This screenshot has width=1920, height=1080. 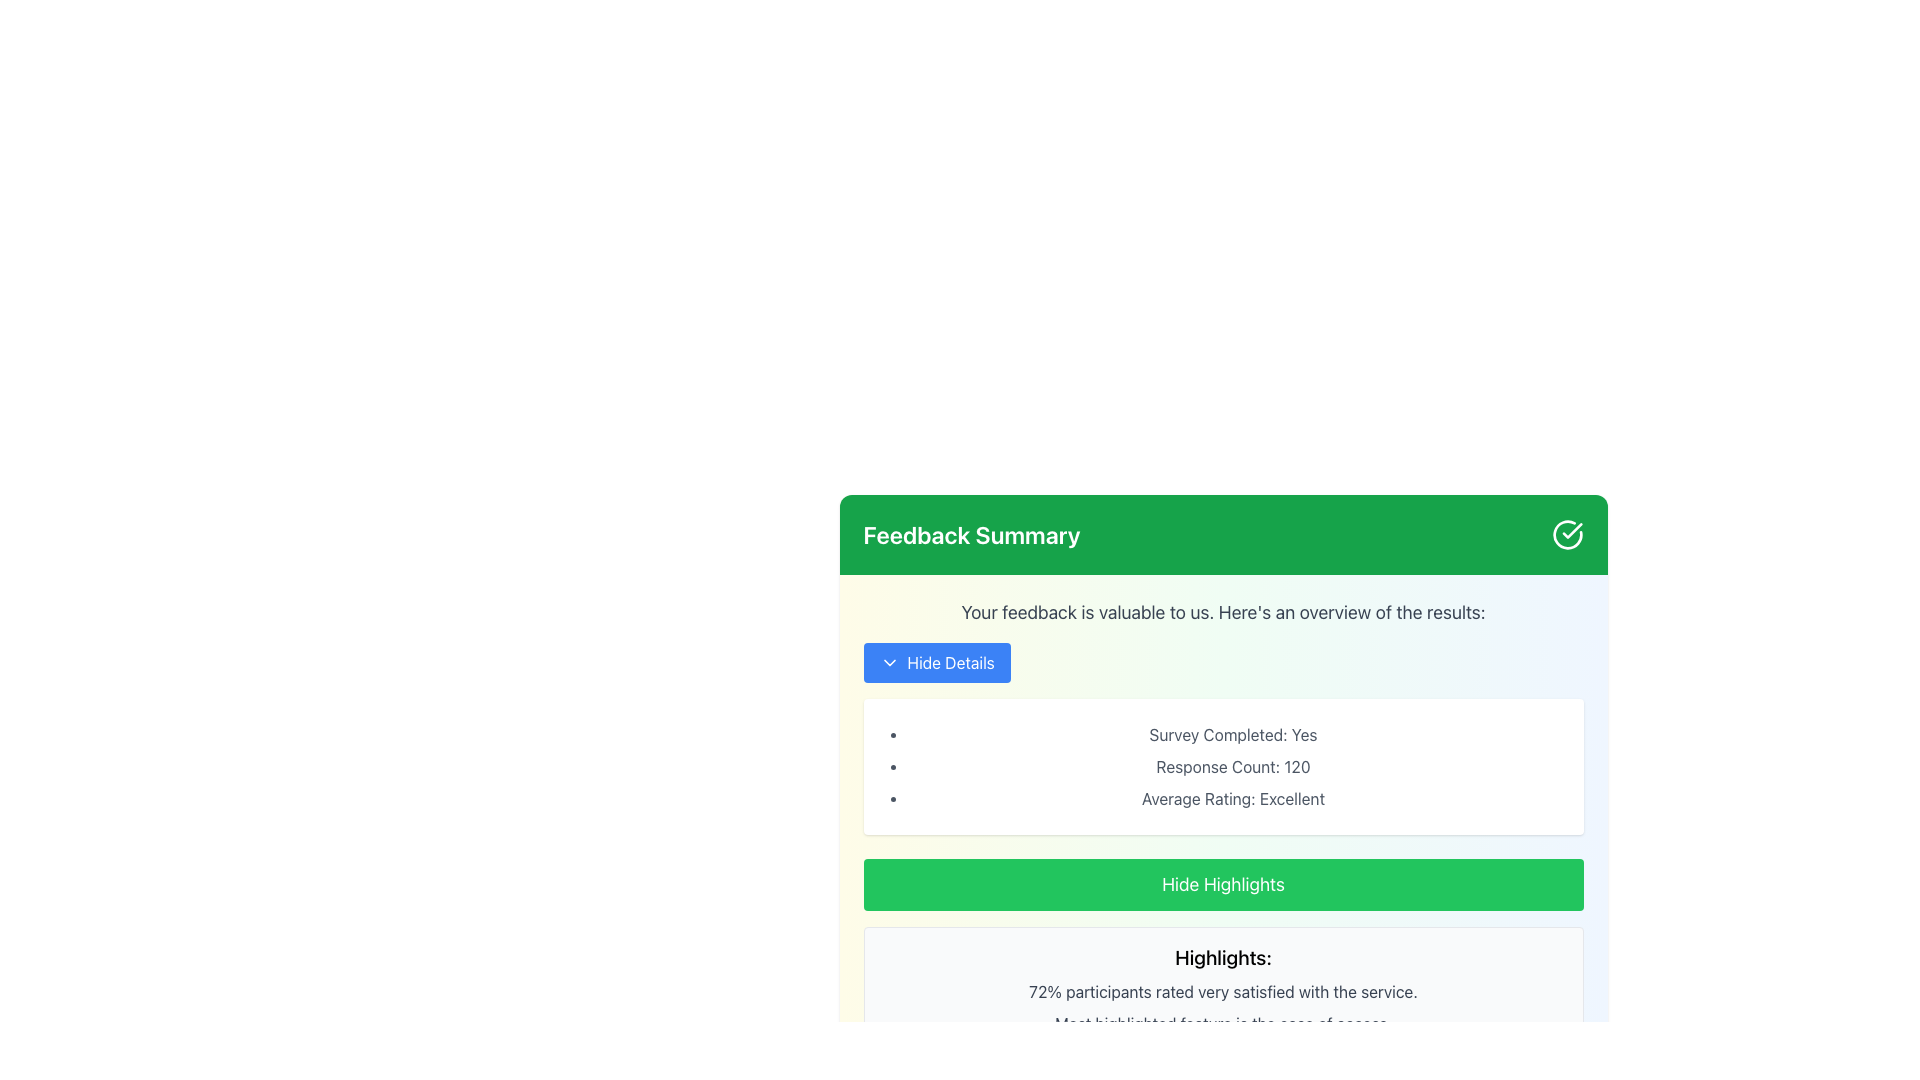 I want to click on introductory text element that provides context to the feedback summary section, positioned below the 'Feedback Summary' header and above the 'Hide Details' button, so click(x=1222, y=612).